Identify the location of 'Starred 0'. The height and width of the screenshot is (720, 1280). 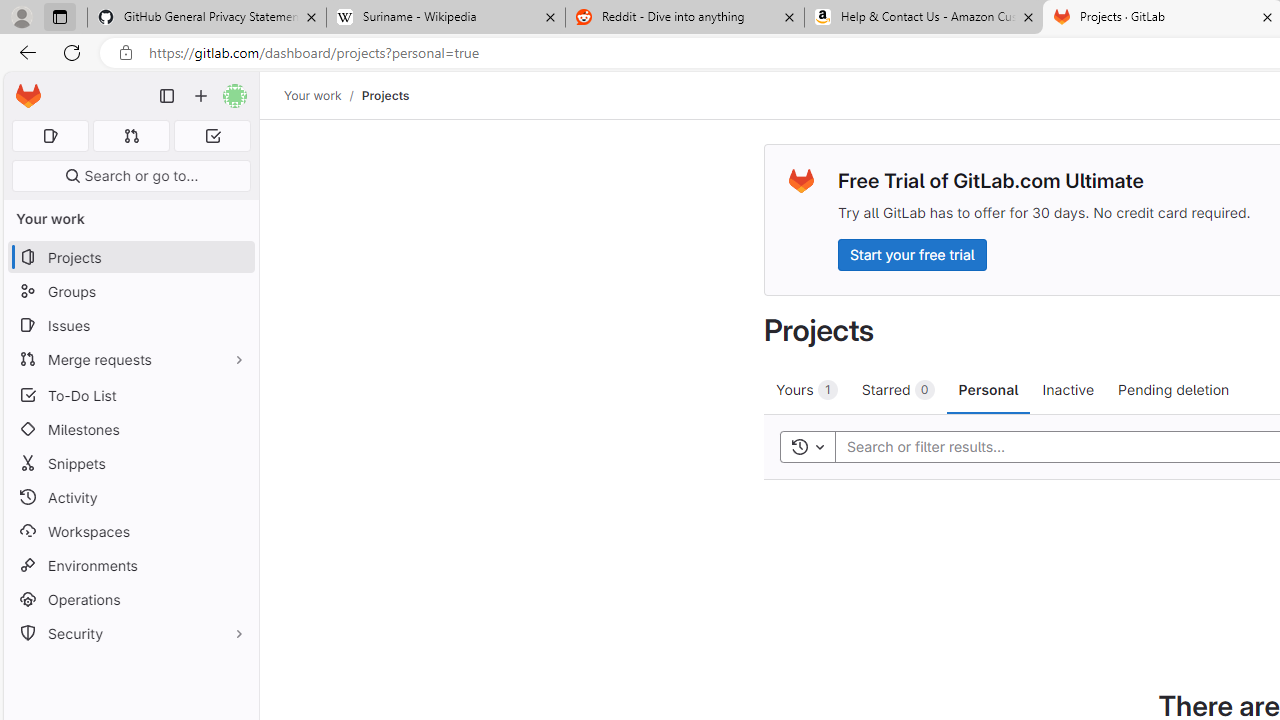
(896, 389).